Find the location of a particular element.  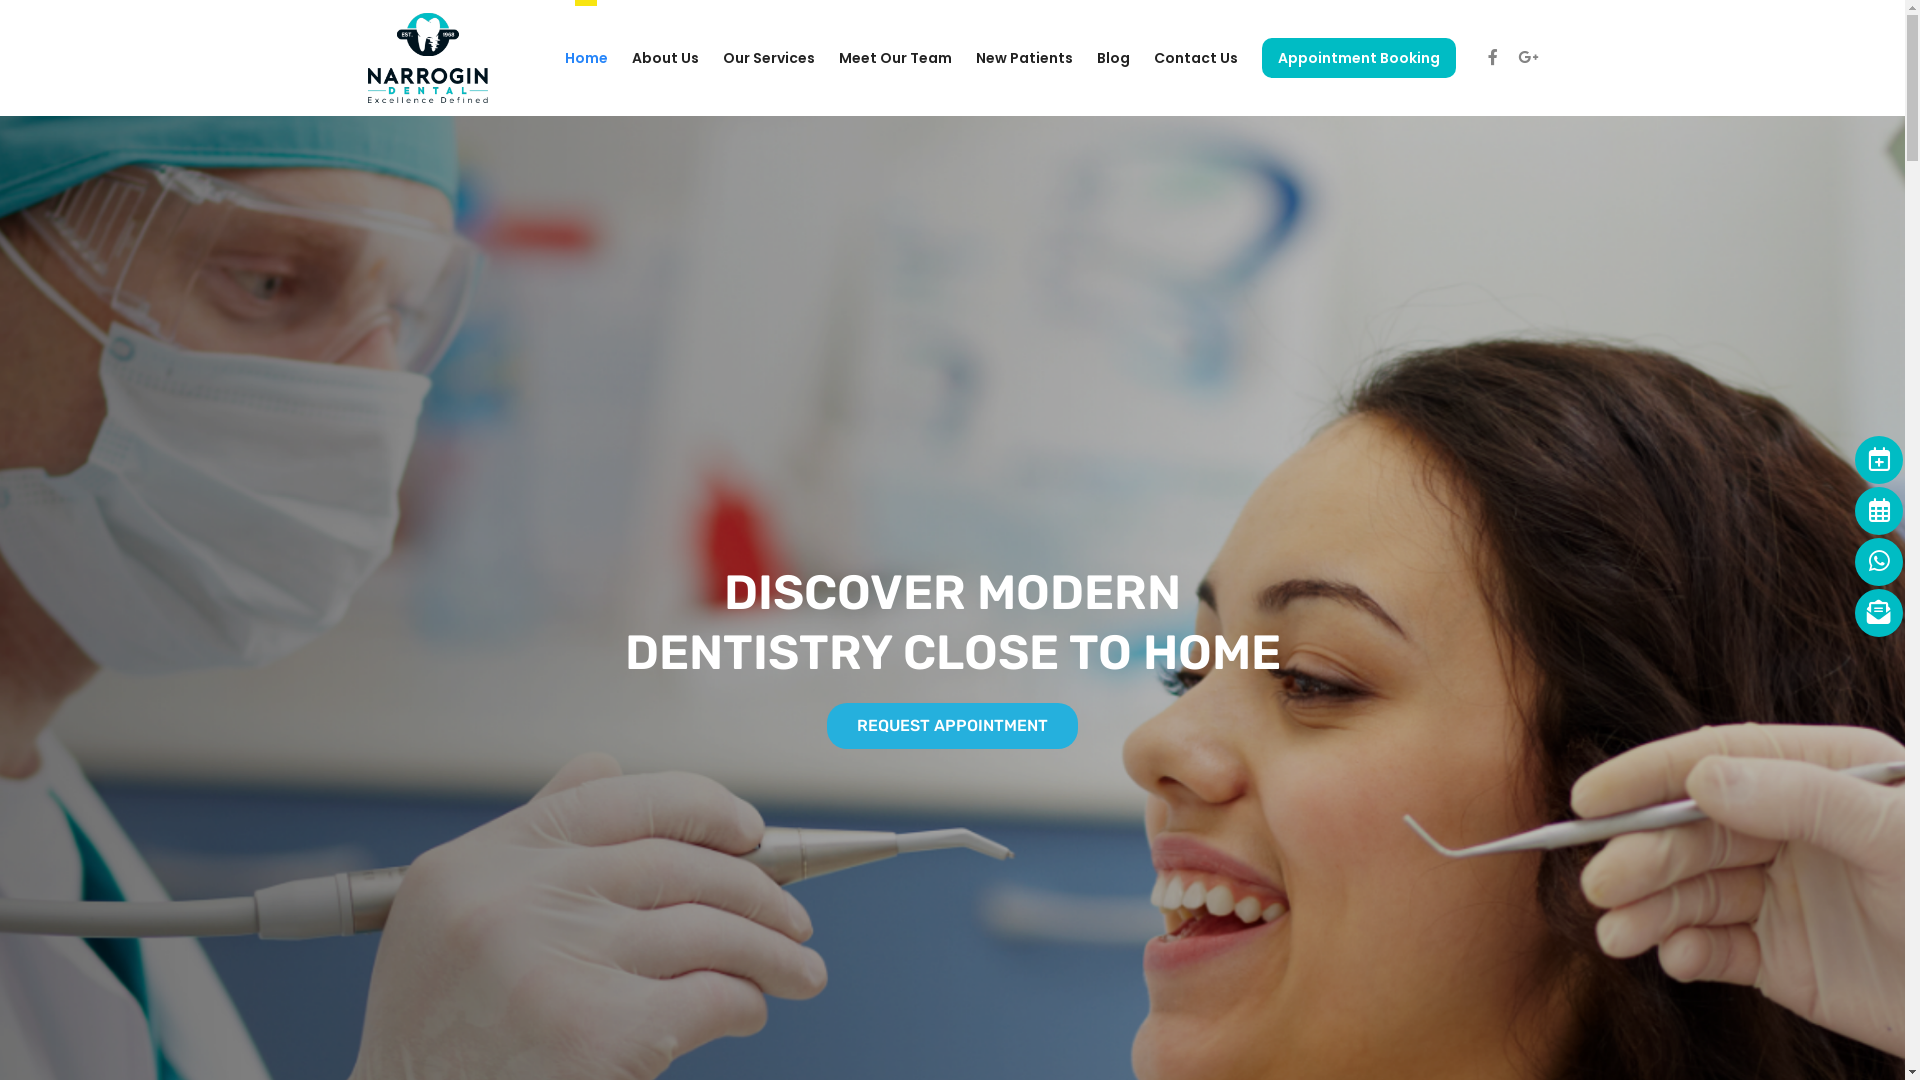

'New Patients' is located at coordinates (975, 56).